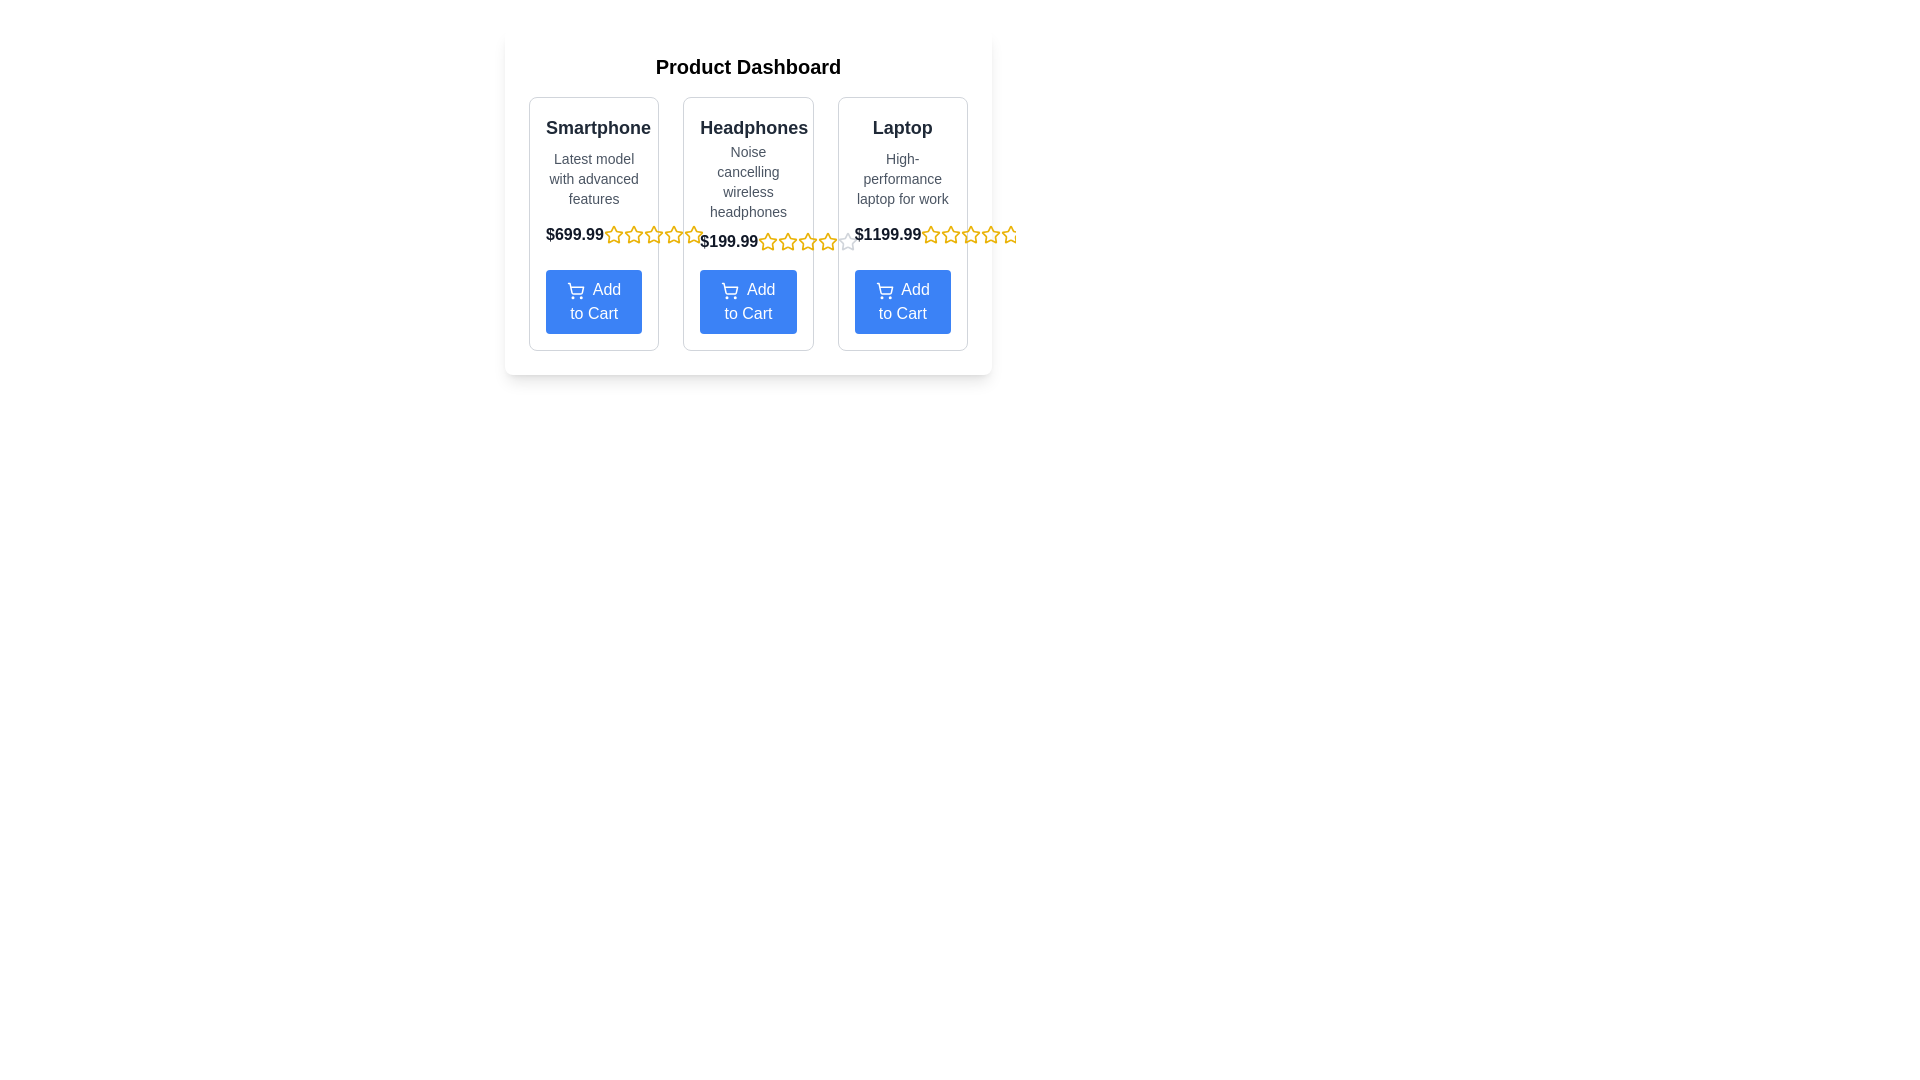  What do you see at coordinates (1011, 234) in the screenshot?
I see `the 10th light yellow outlined star icon representing the rating feature under the product section titled 'Laptop' in the product listing interface of the dashboard` at bounding box center [1011, 234].